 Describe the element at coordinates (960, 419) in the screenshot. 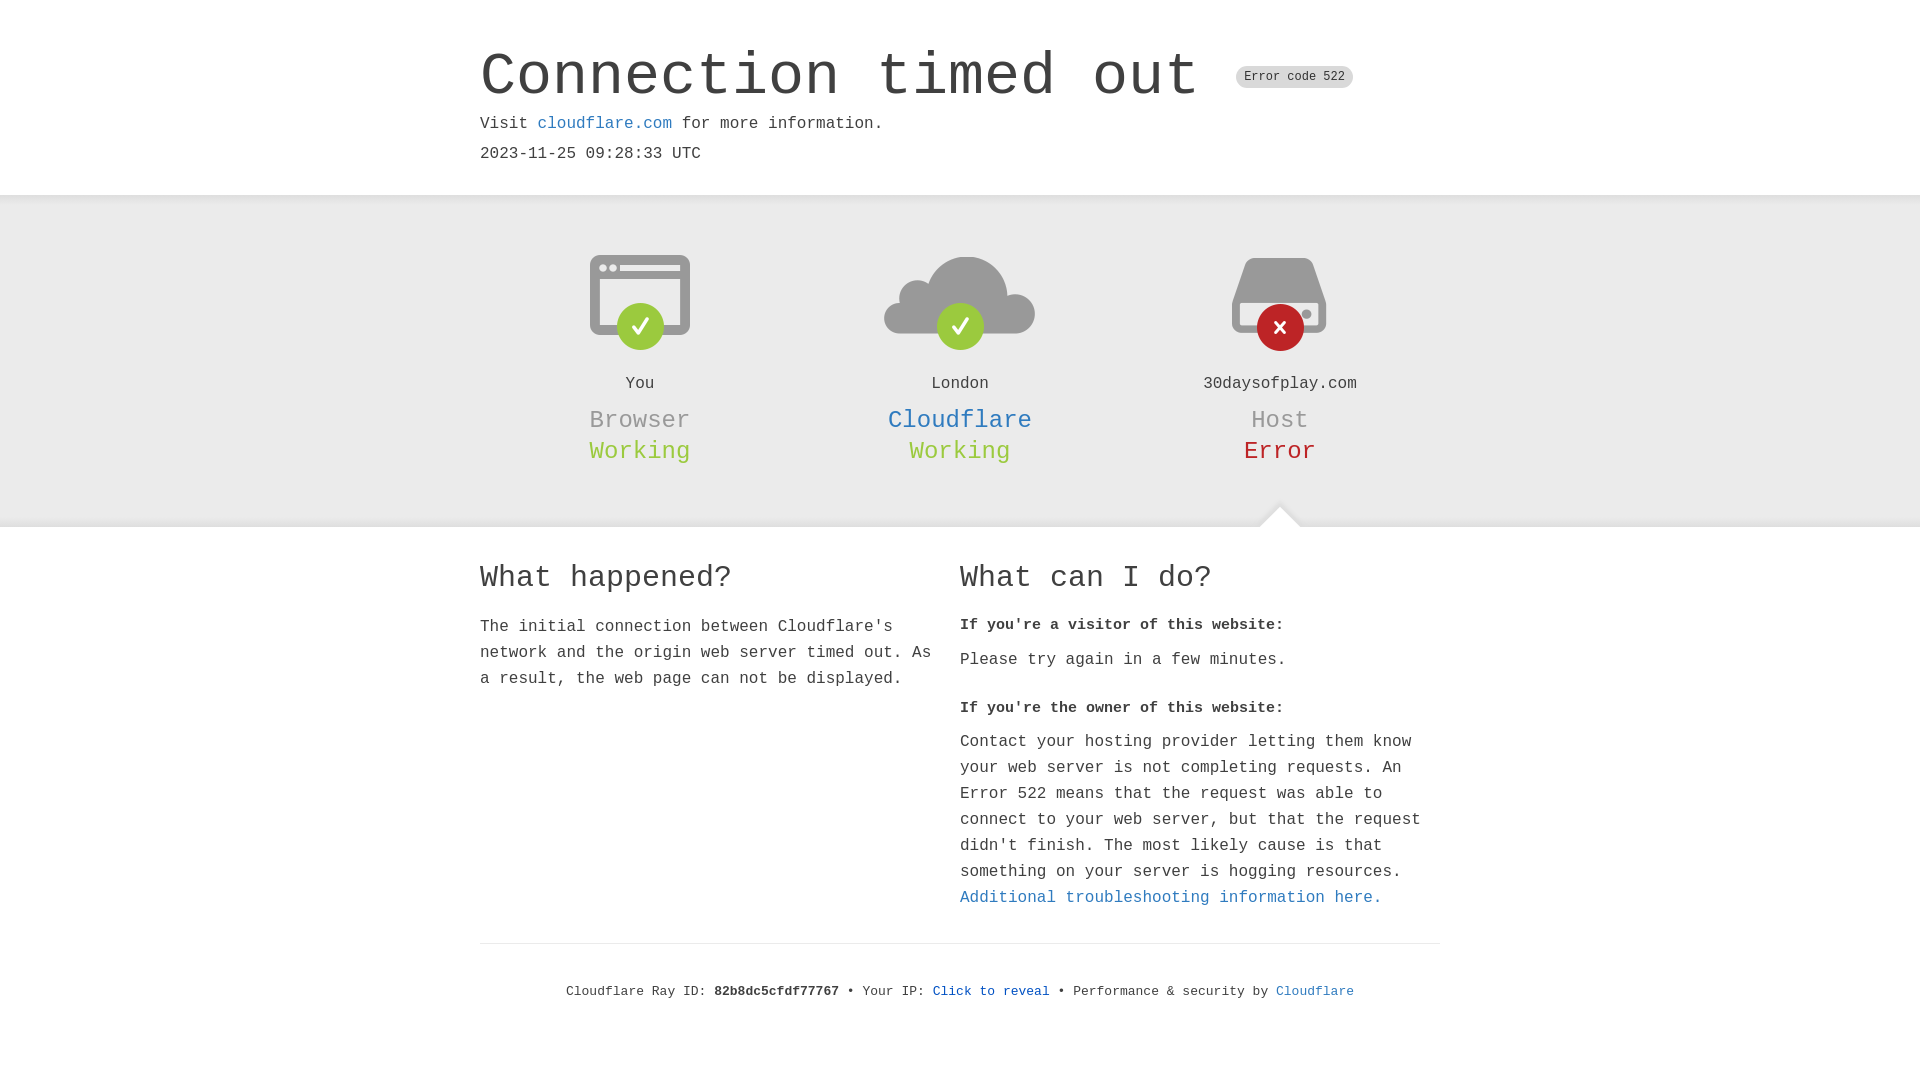

I see `'Cloudflare'` at that location.